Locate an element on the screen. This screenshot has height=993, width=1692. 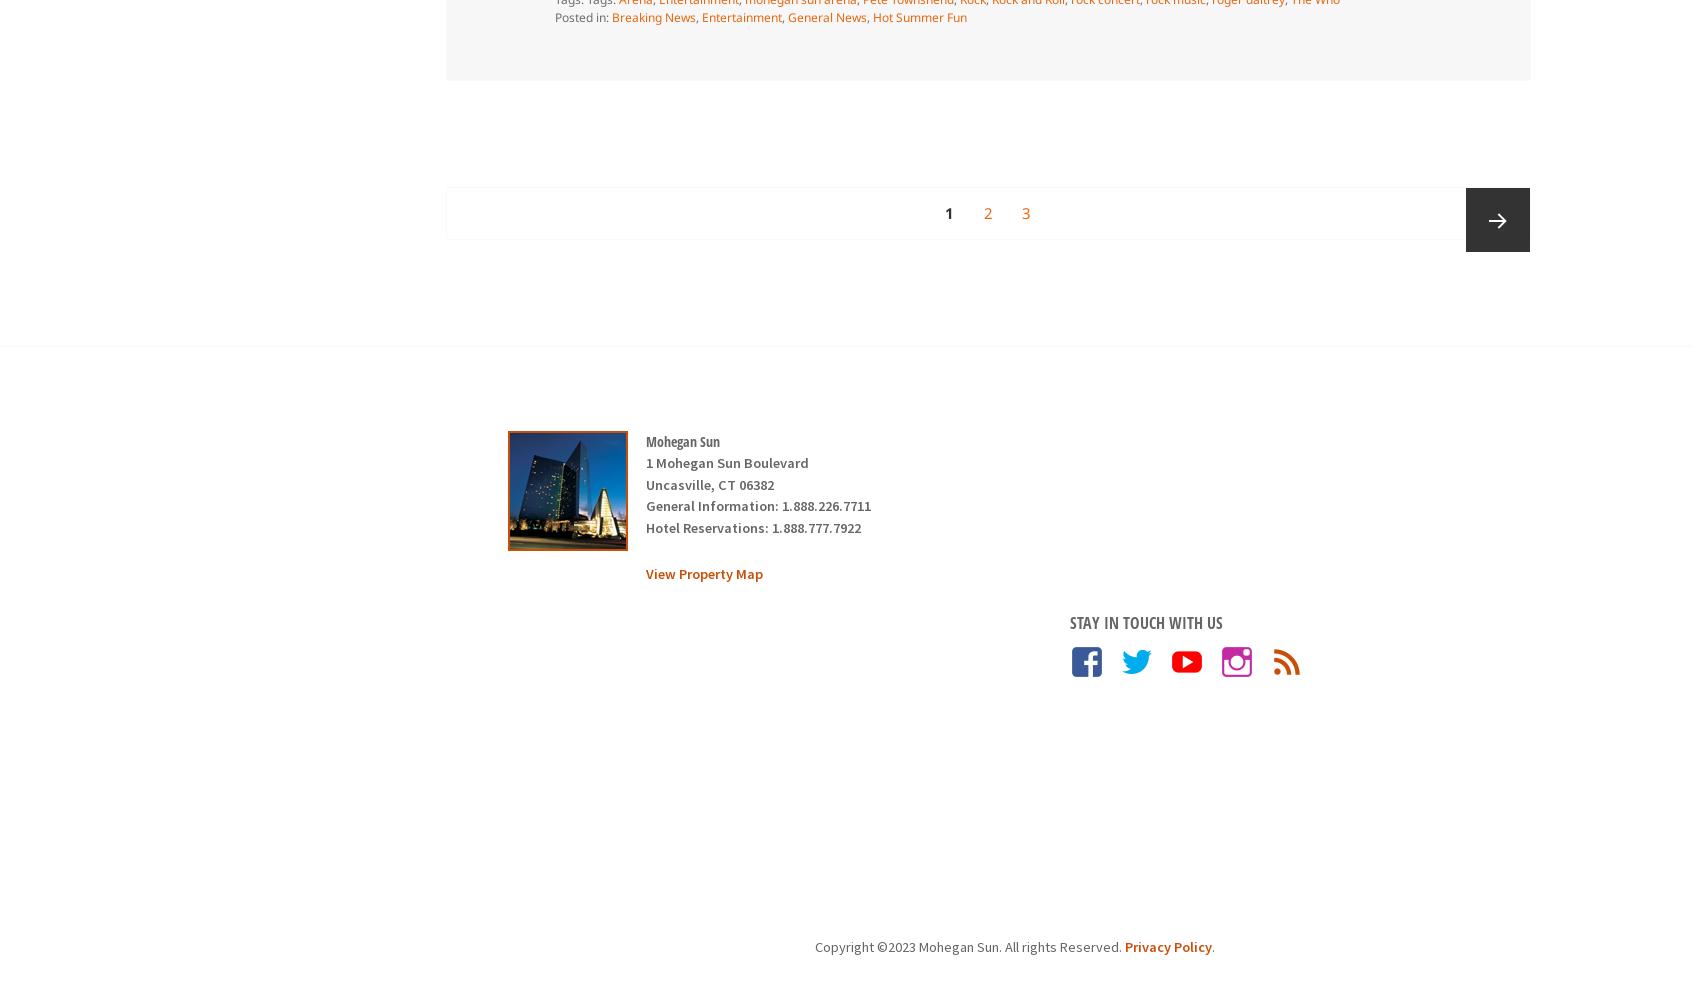
'Copyright  ©2023 Mohegan Sun. All rights Reserved.' is located at coordinates (815, 946).